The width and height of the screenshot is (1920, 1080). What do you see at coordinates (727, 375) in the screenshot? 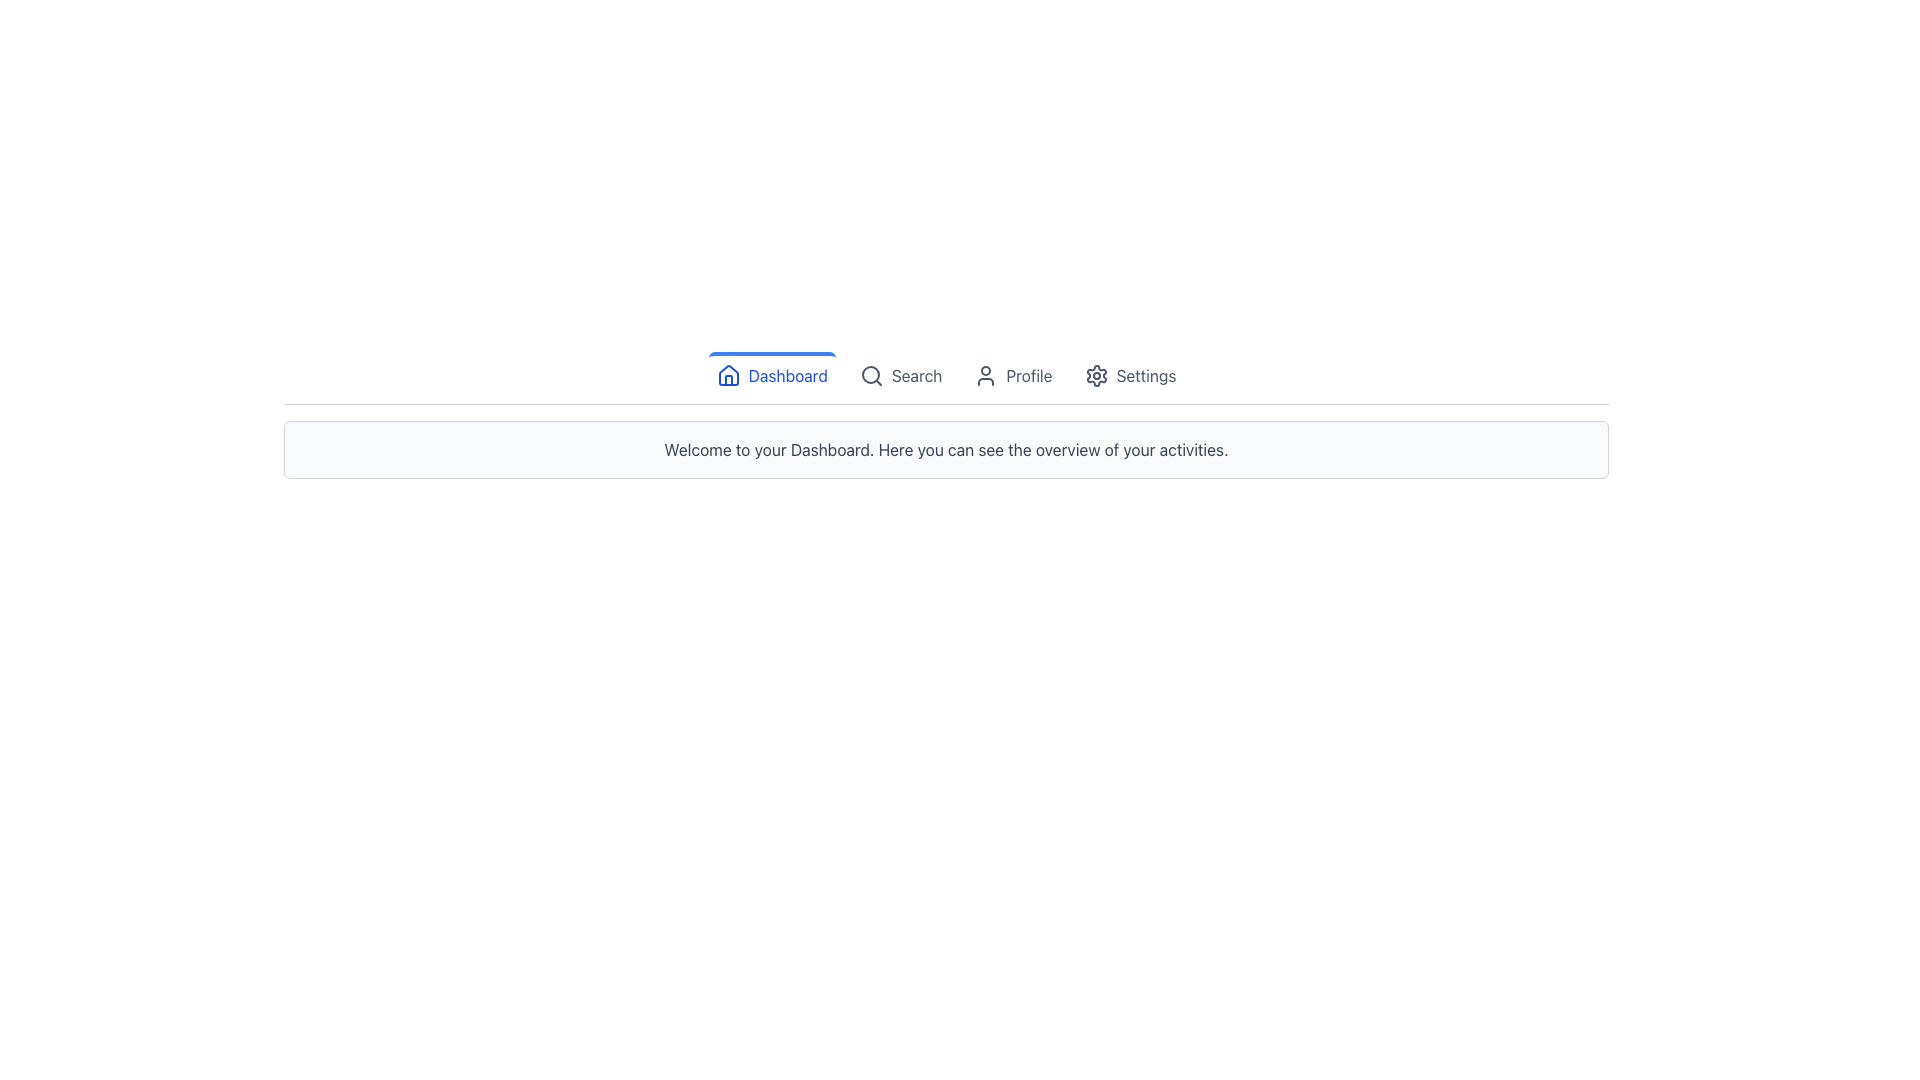
I see `the house-shaped icon located in the top navigation bar` at bounding box center [727, 375].